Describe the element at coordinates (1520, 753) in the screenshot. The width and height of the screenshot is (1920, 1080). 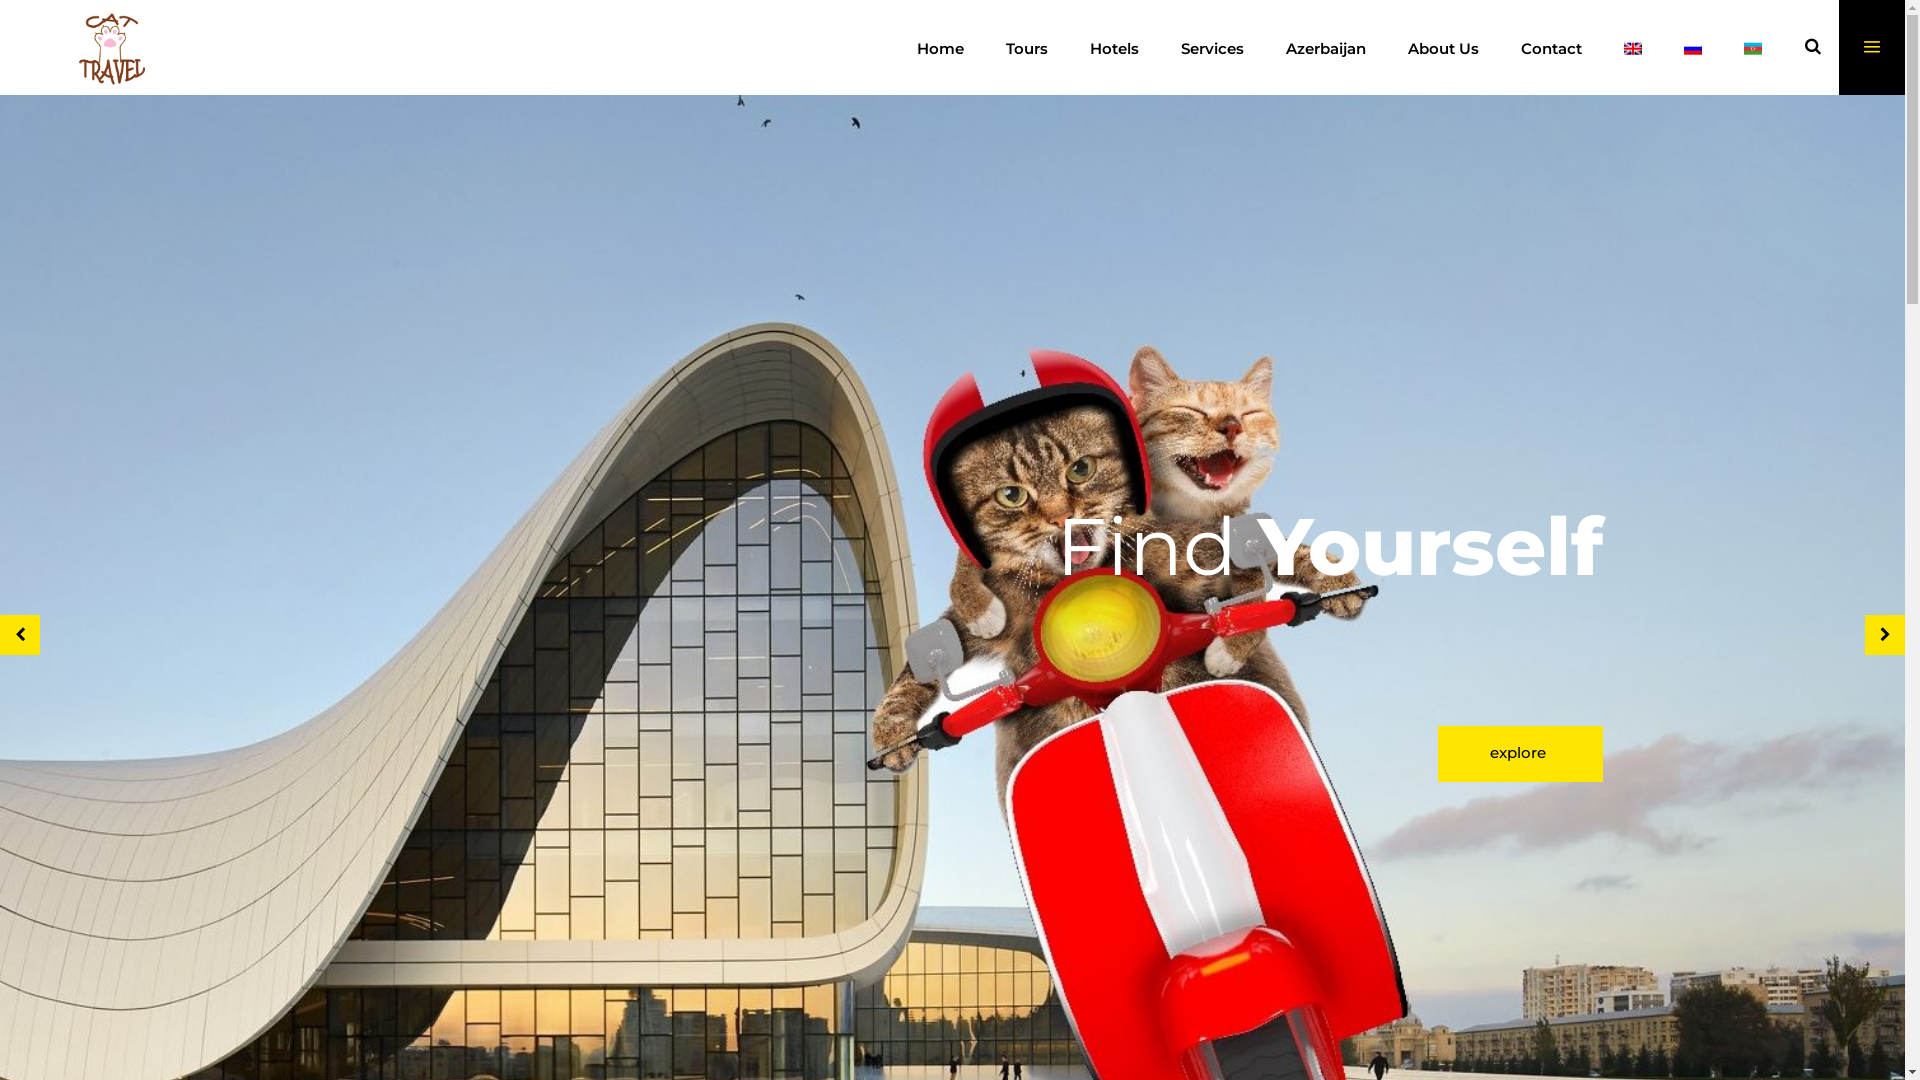
I see `'explore'` at that location.